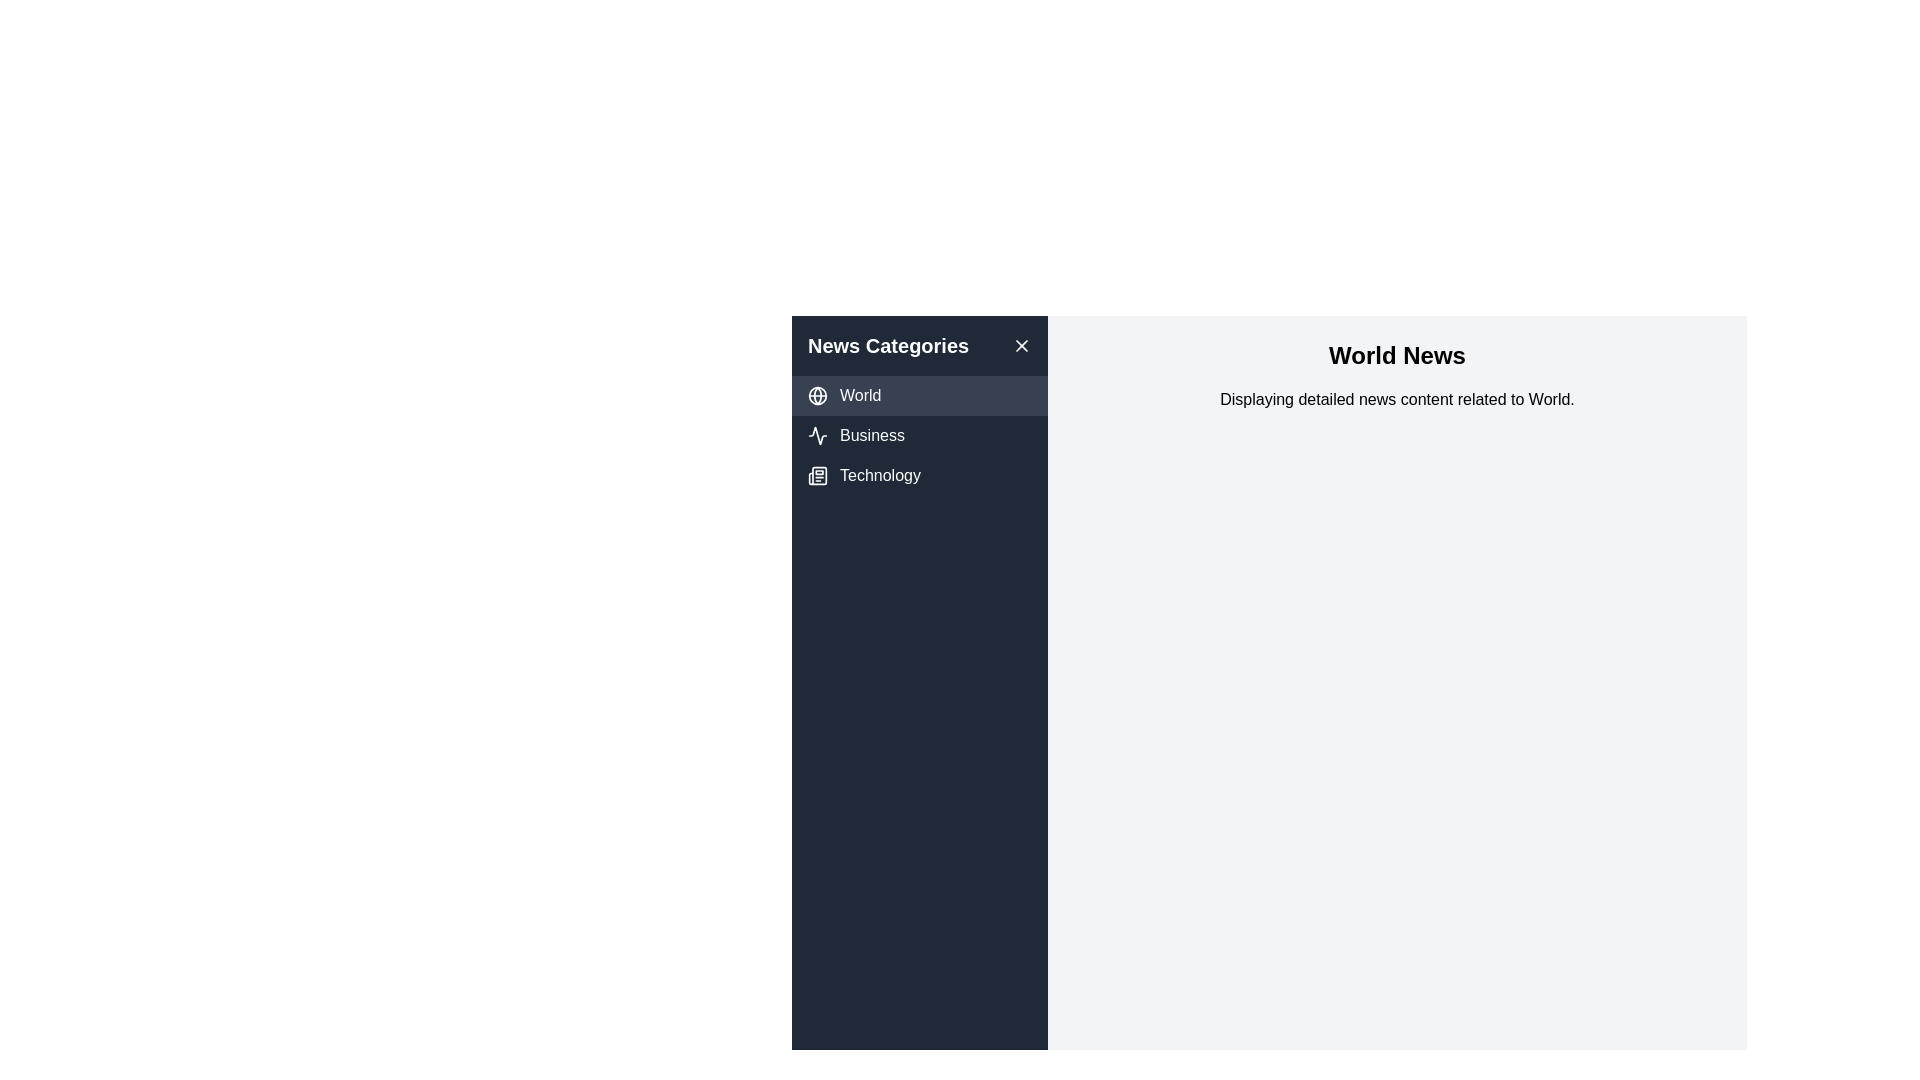 The width and height of the screenshot is (1920, 1080). What do you see at coordinates (1022, 345) in the screenshot?
I see `close button to toggle the drawer visibility` at bounding box center [1022, 345].